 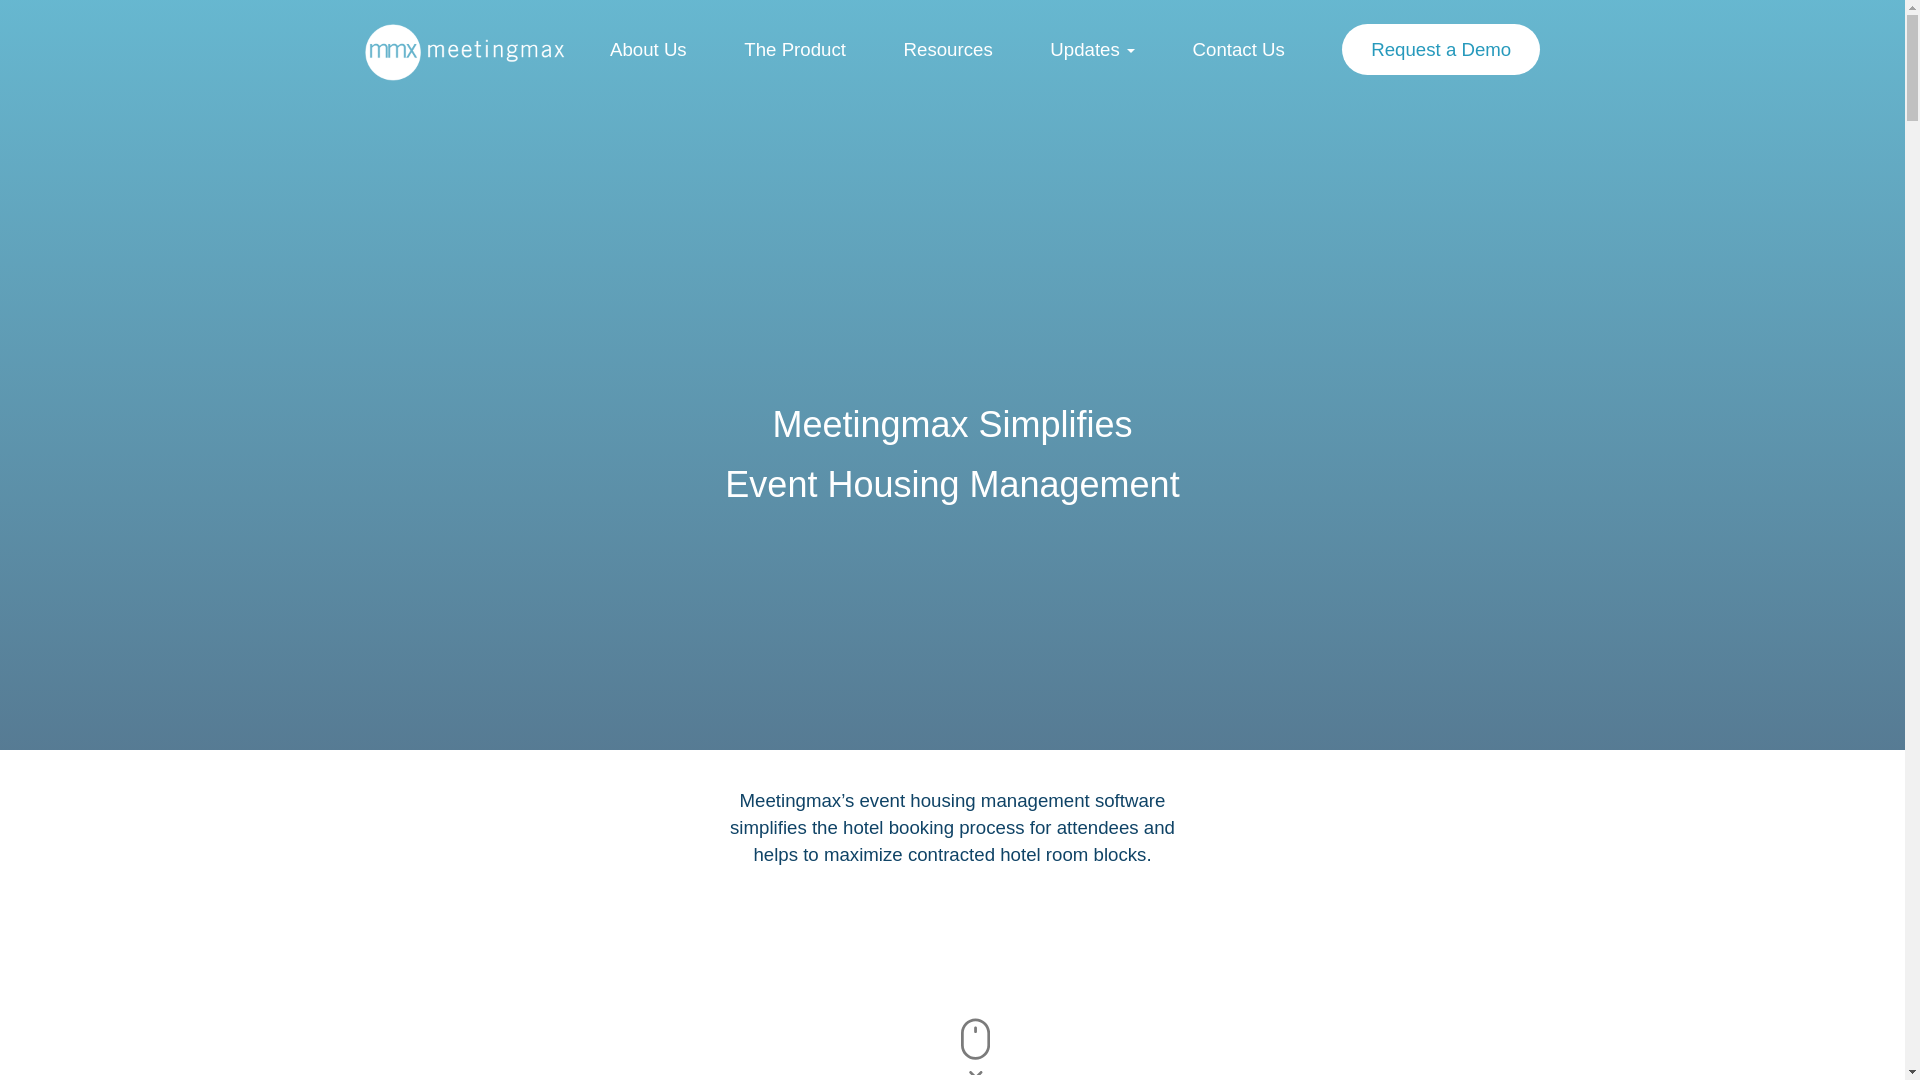 What do you see at coordinates (1342, 48) in the screenshot?
I see `'Request a Demo'` at bounding box center [1342, 48].